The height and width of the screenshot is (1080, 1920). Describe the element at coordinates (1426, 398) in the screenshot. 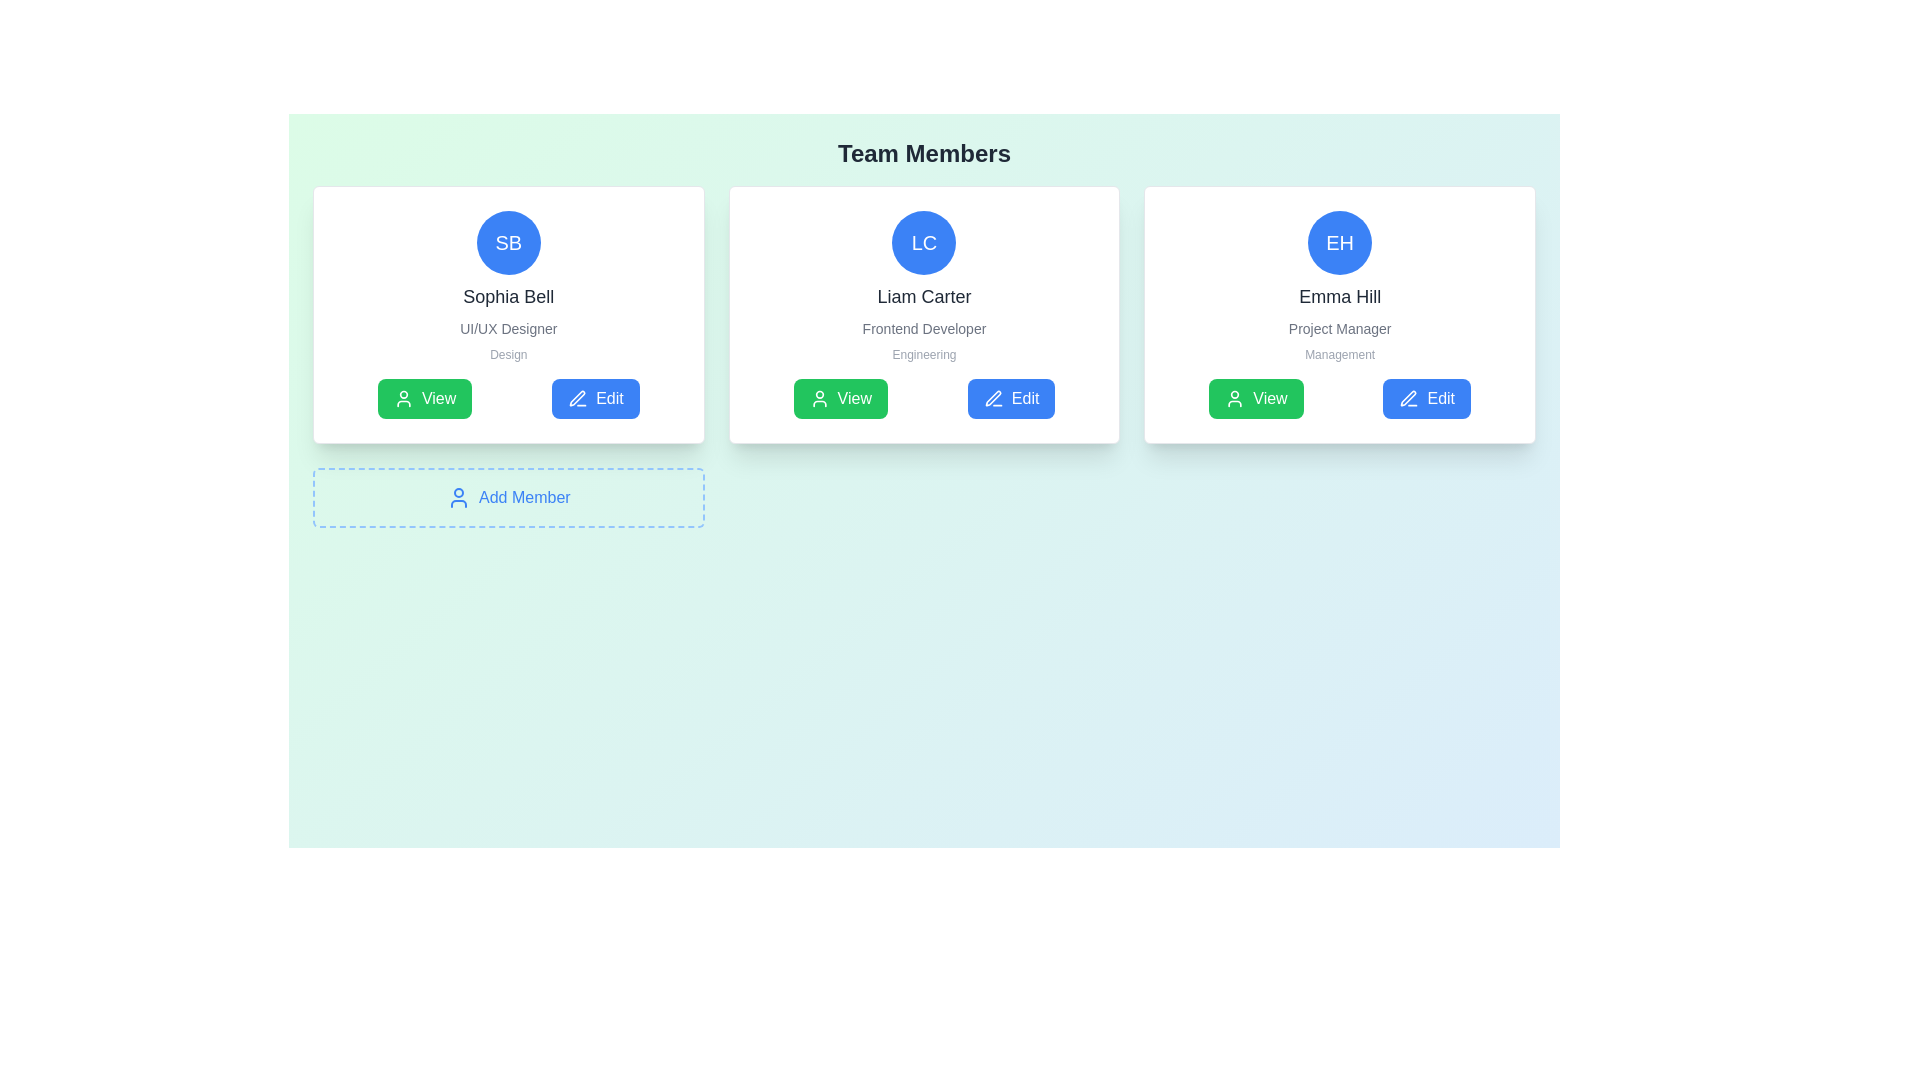

I see `the edit button located at the bottom right corner of the card section for 'Emma Hill'` at that location.